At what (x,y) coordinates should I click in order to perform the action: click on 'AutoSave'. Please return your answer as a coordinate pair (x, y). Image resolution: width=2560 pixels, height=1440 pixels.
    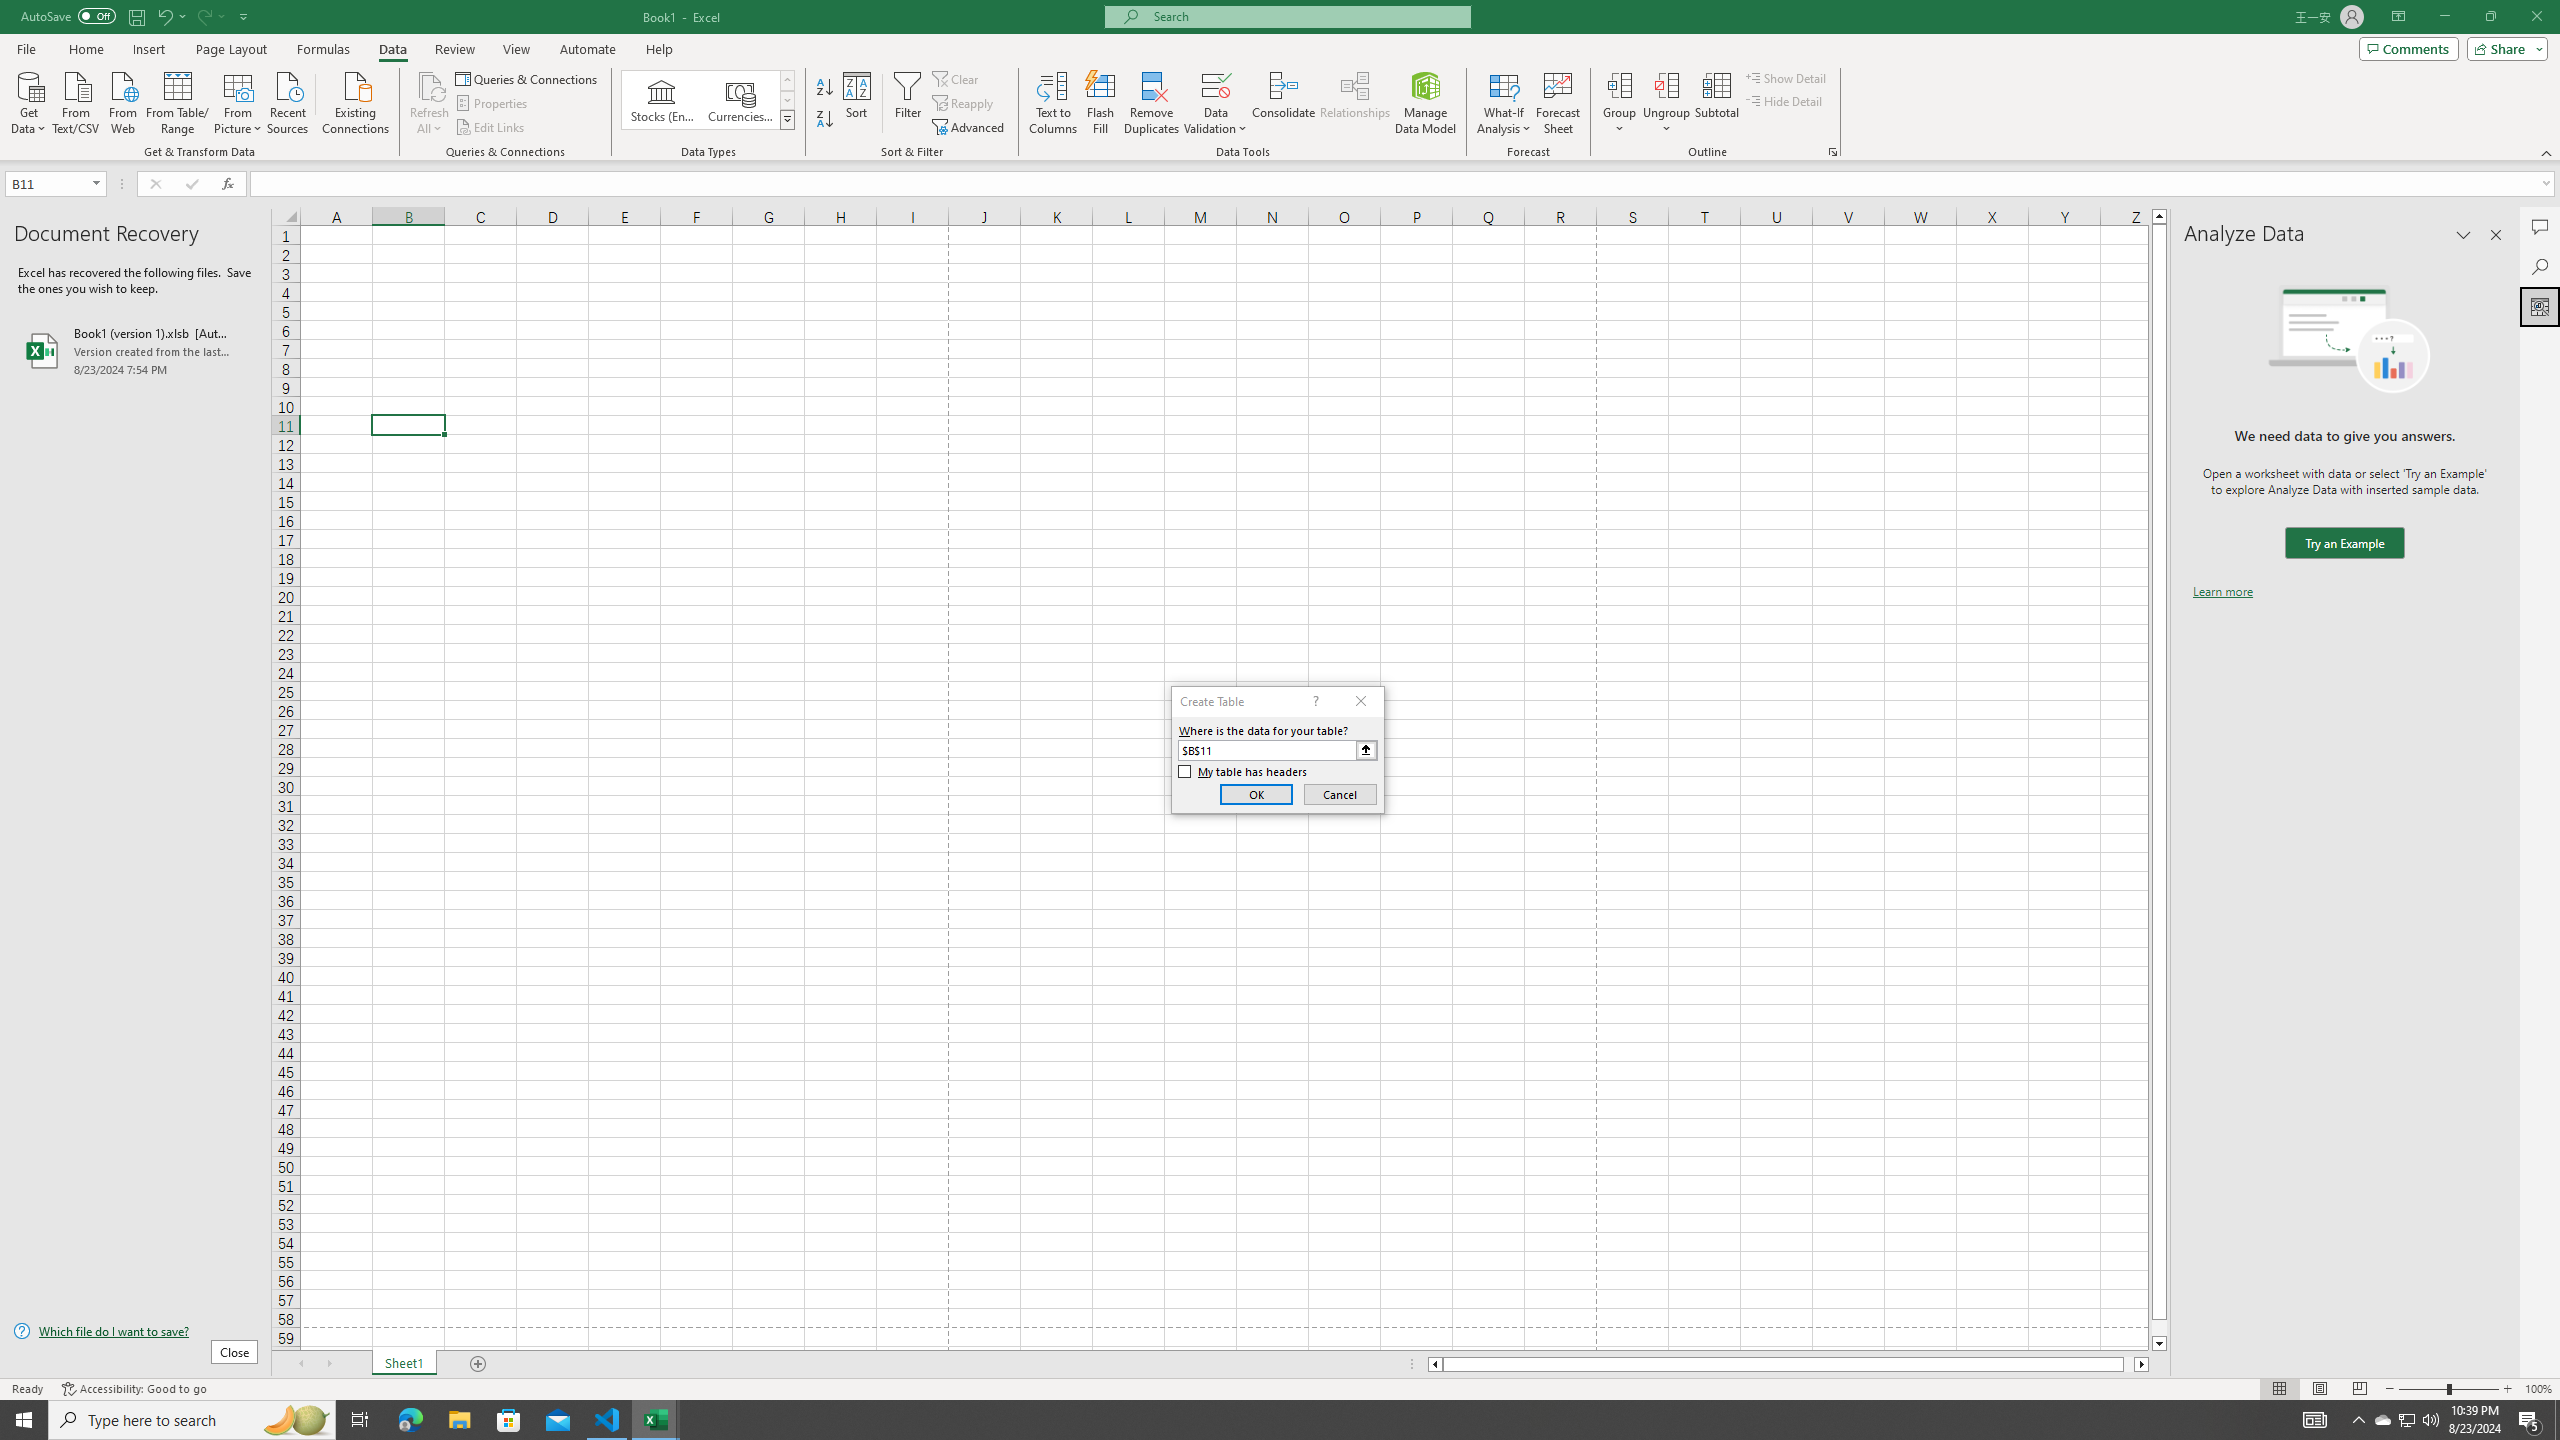
    Looking at the image, I should click on (69, 15).